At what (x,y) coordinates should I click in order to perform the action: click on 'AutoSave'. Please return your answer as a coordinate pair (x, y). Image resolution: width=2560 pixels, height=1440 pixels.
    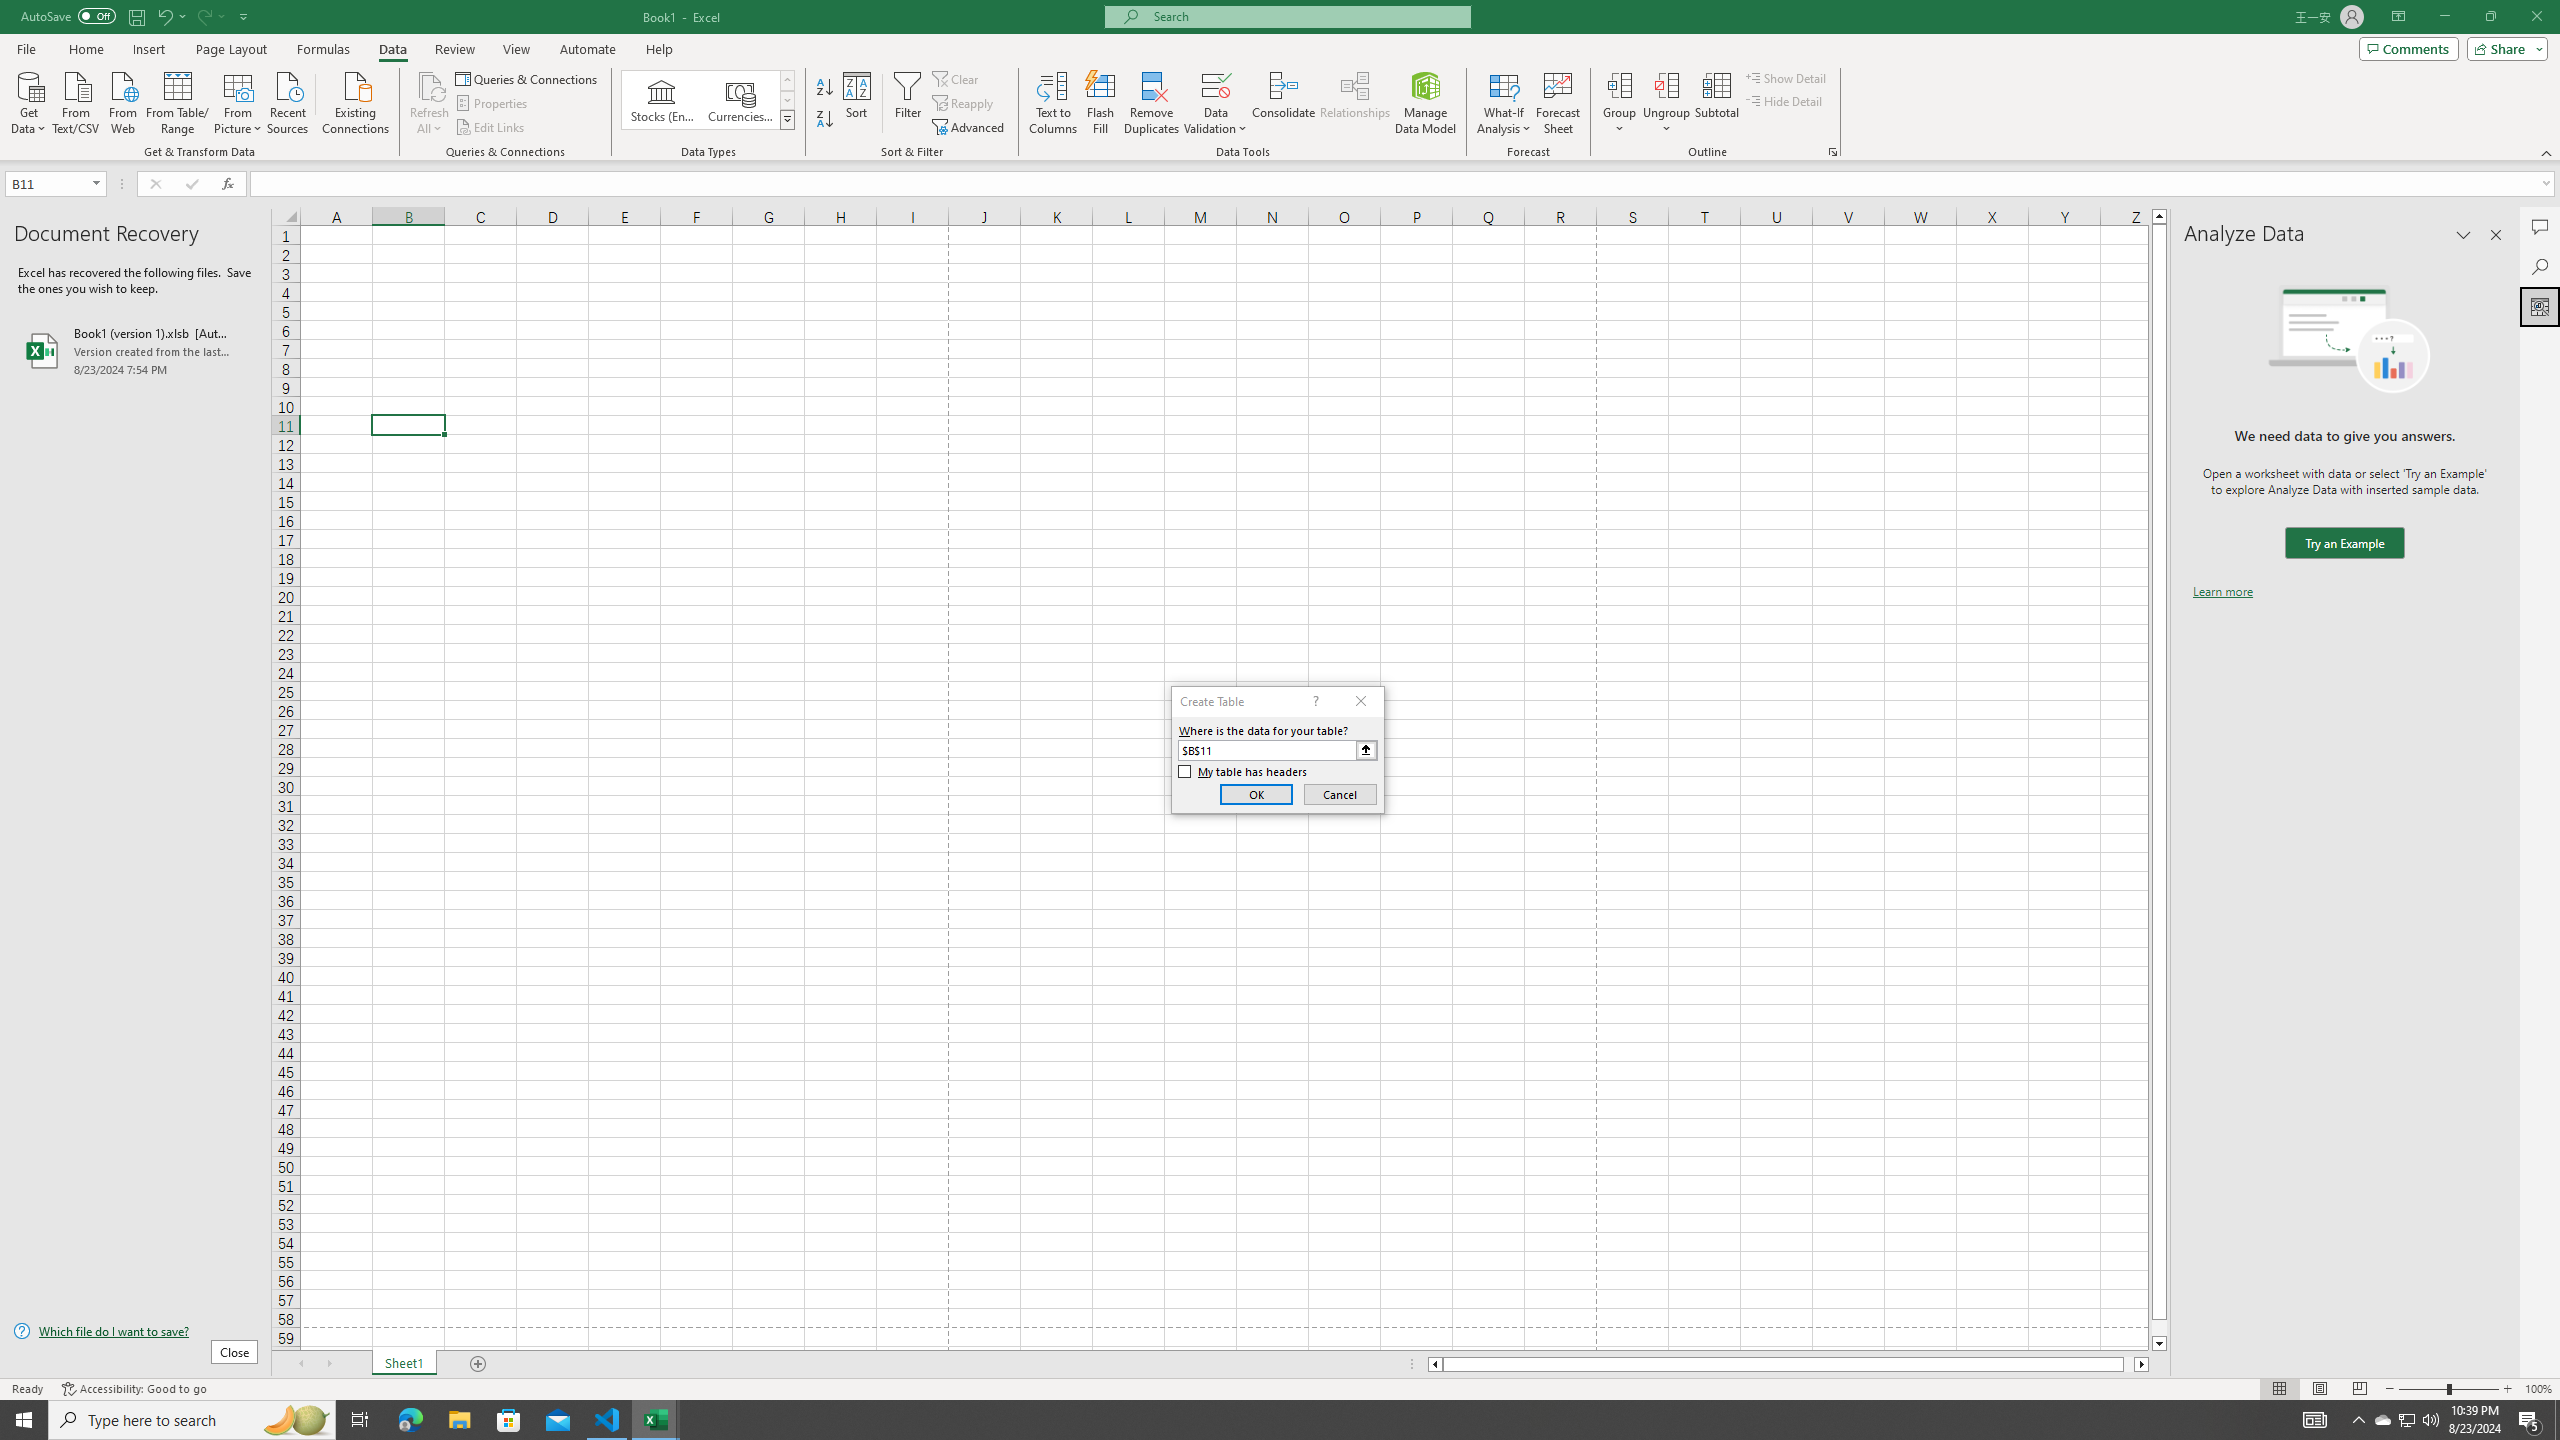
    Looking at the image, I should click on (69, 15).